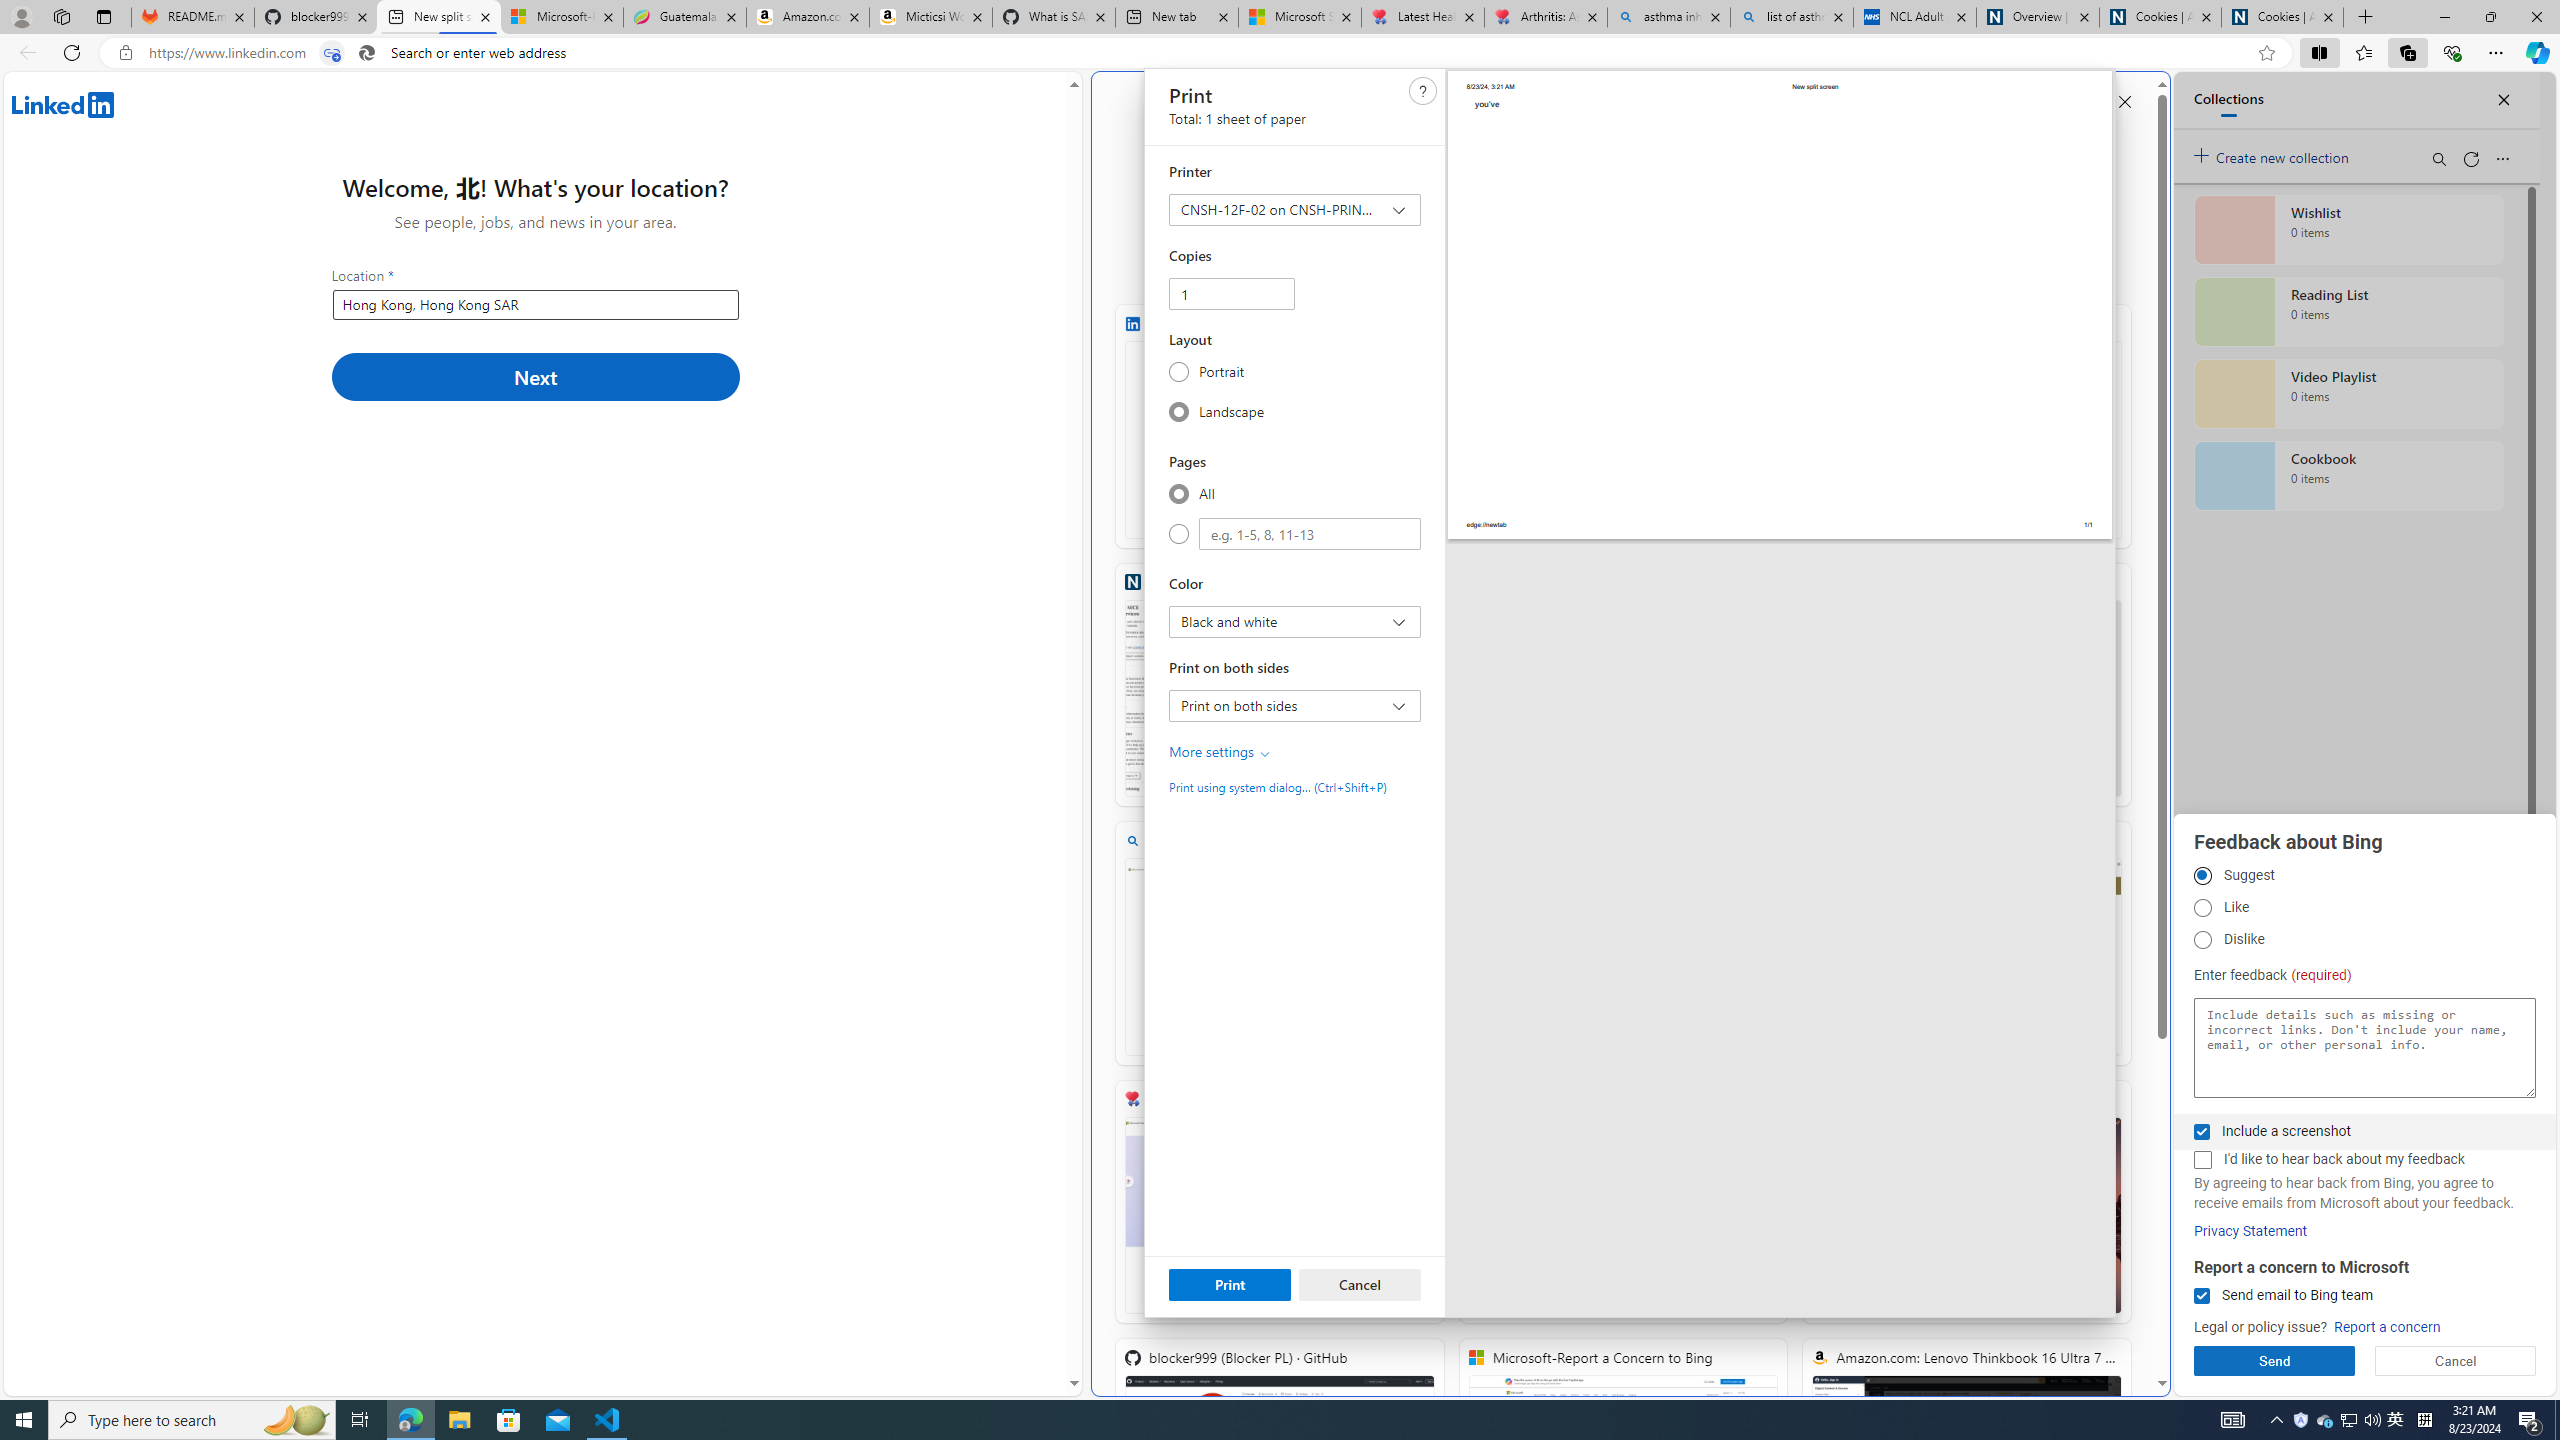 This screenshot has width=2560, height=1440. I want to click on 'Copies', so click(1231, 292).